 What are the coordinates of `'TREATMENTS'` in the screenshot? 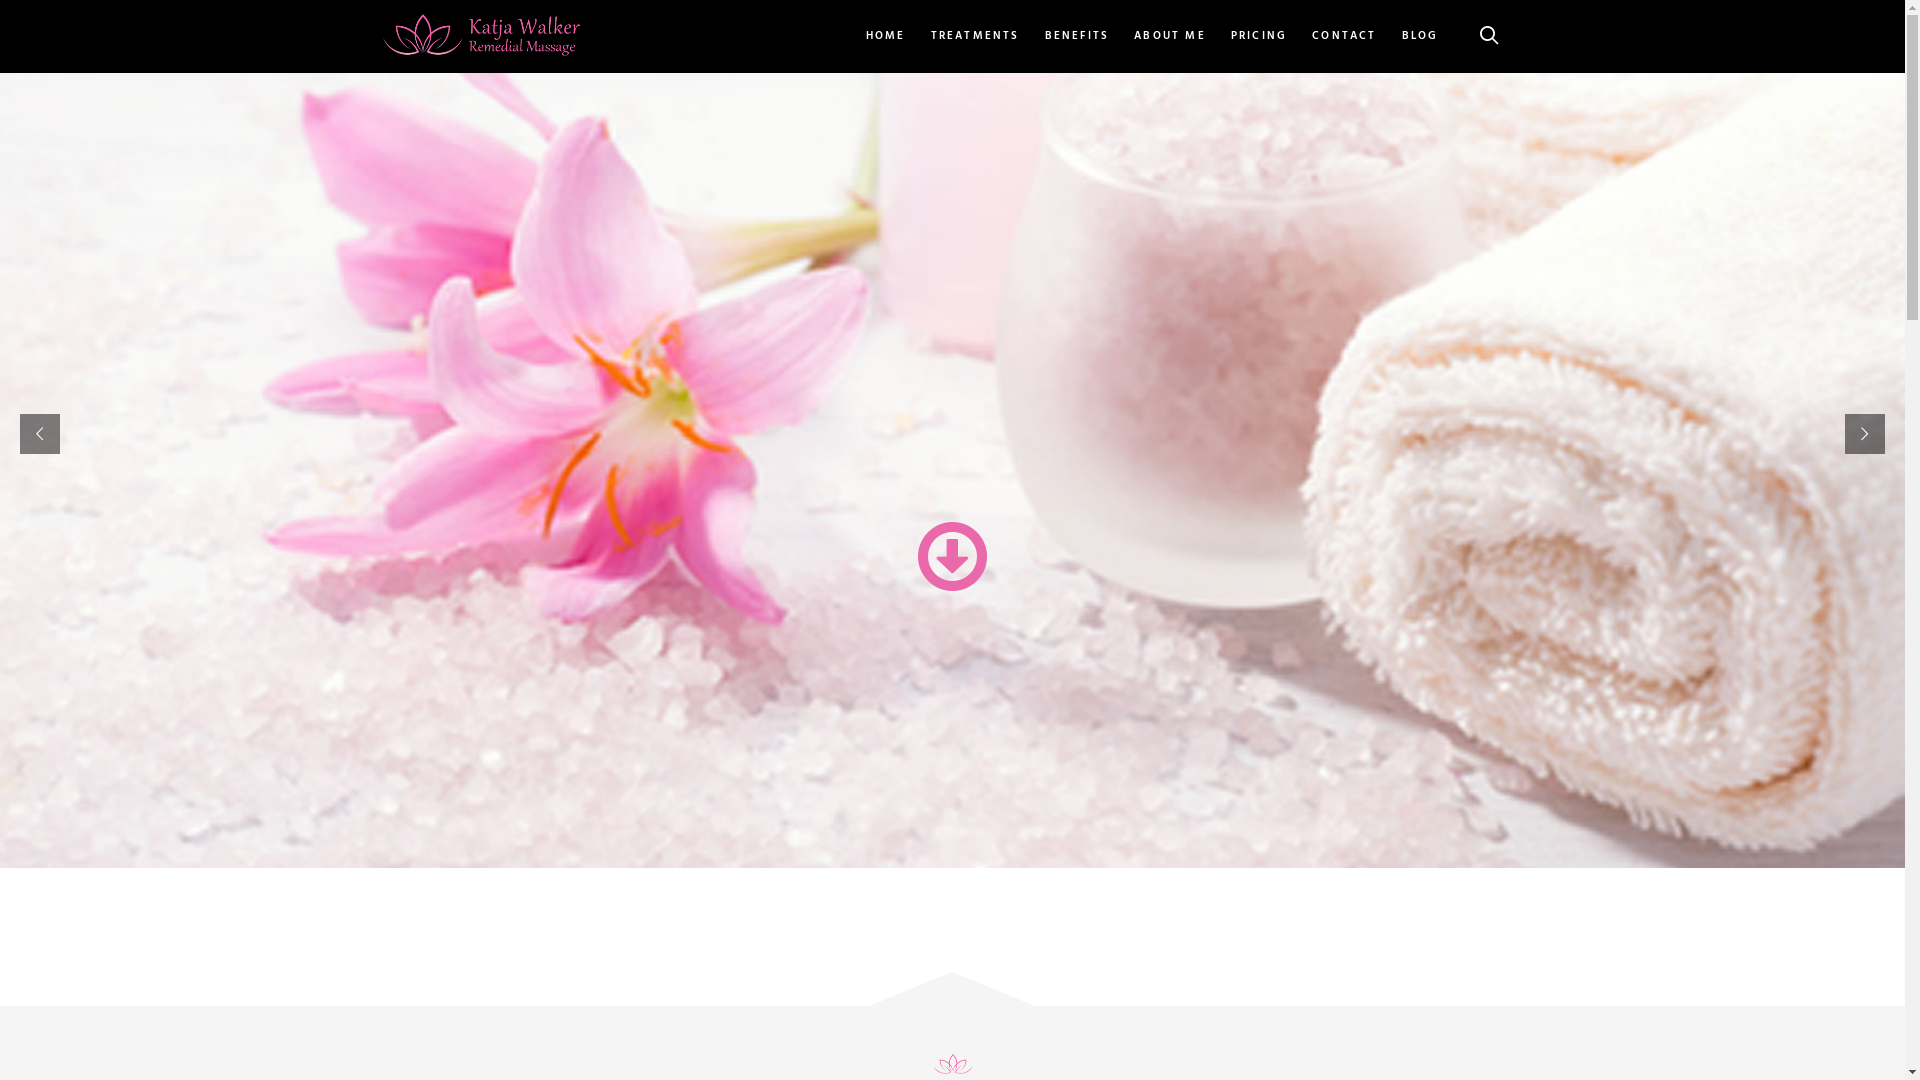 It's located at (975, 36).